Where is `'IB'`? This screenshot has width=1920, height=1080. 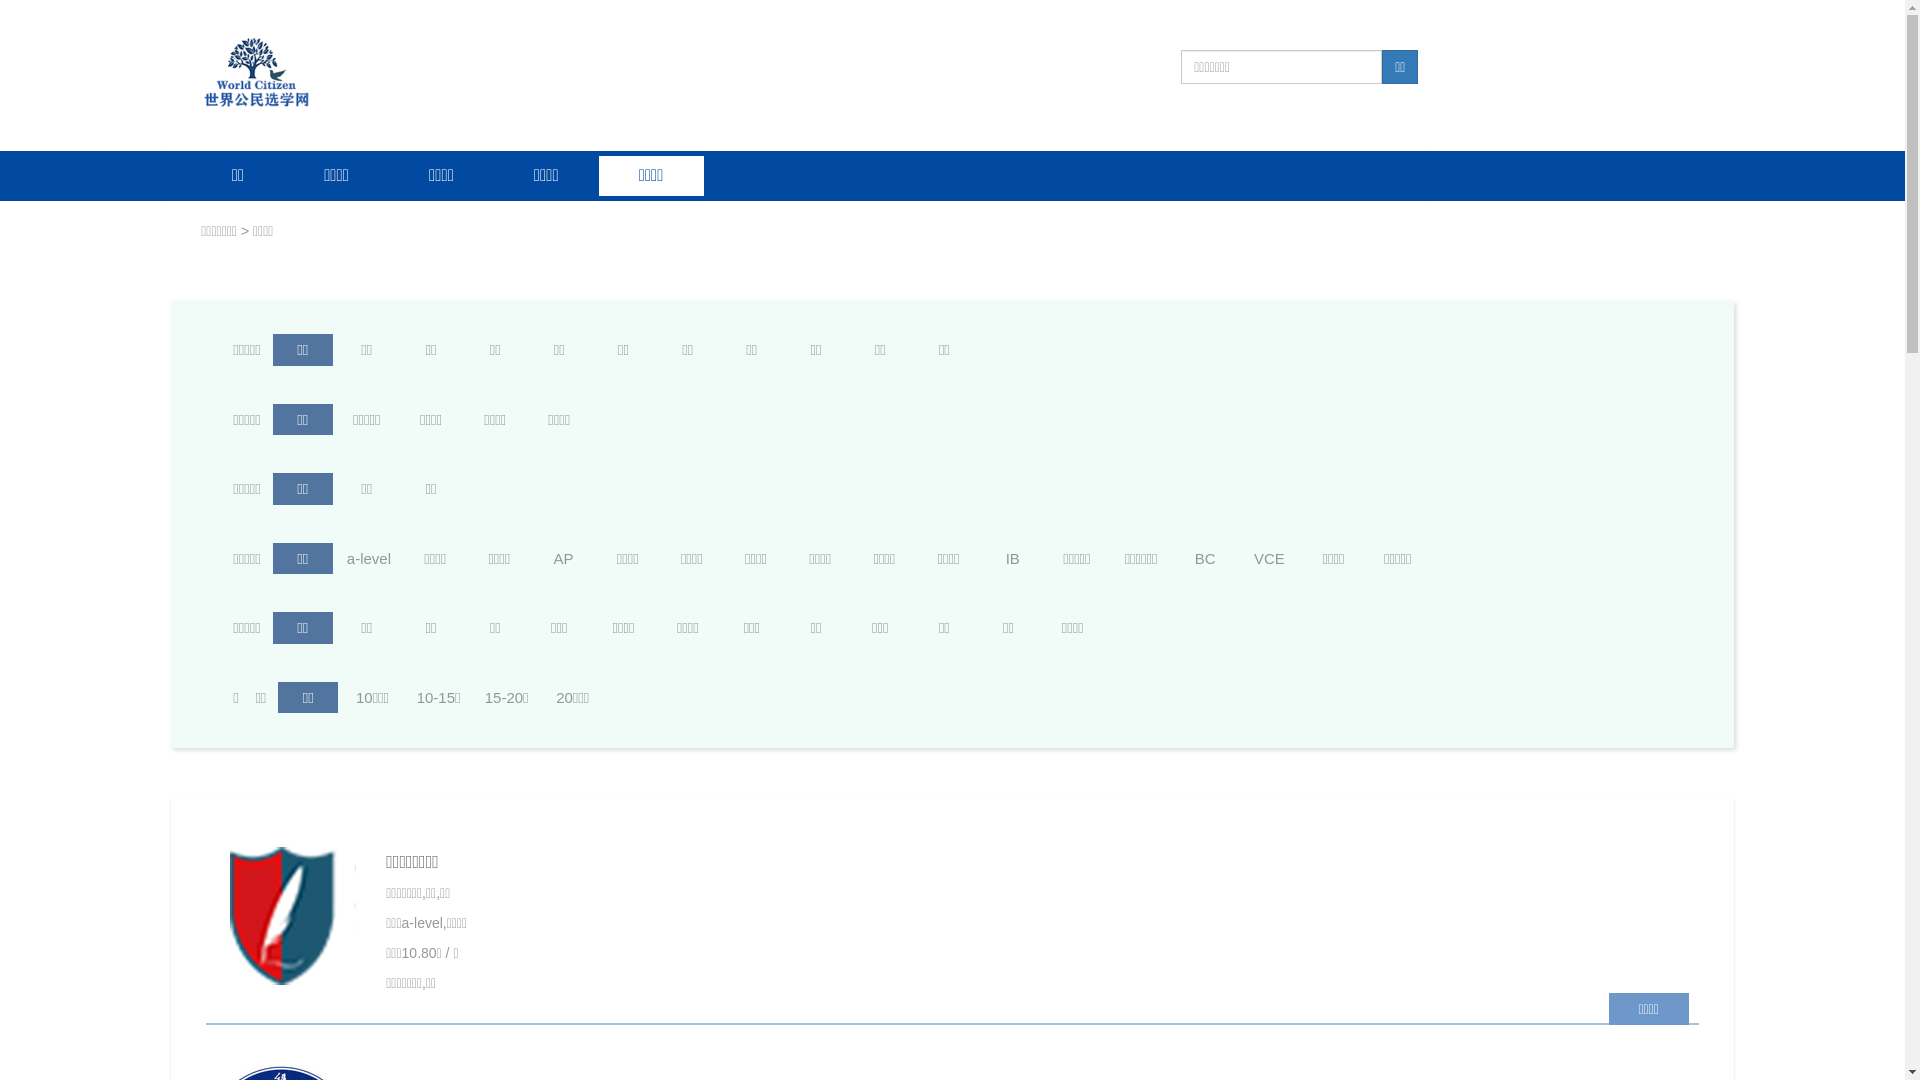
'IB' is located at coordinates (1012, 558).